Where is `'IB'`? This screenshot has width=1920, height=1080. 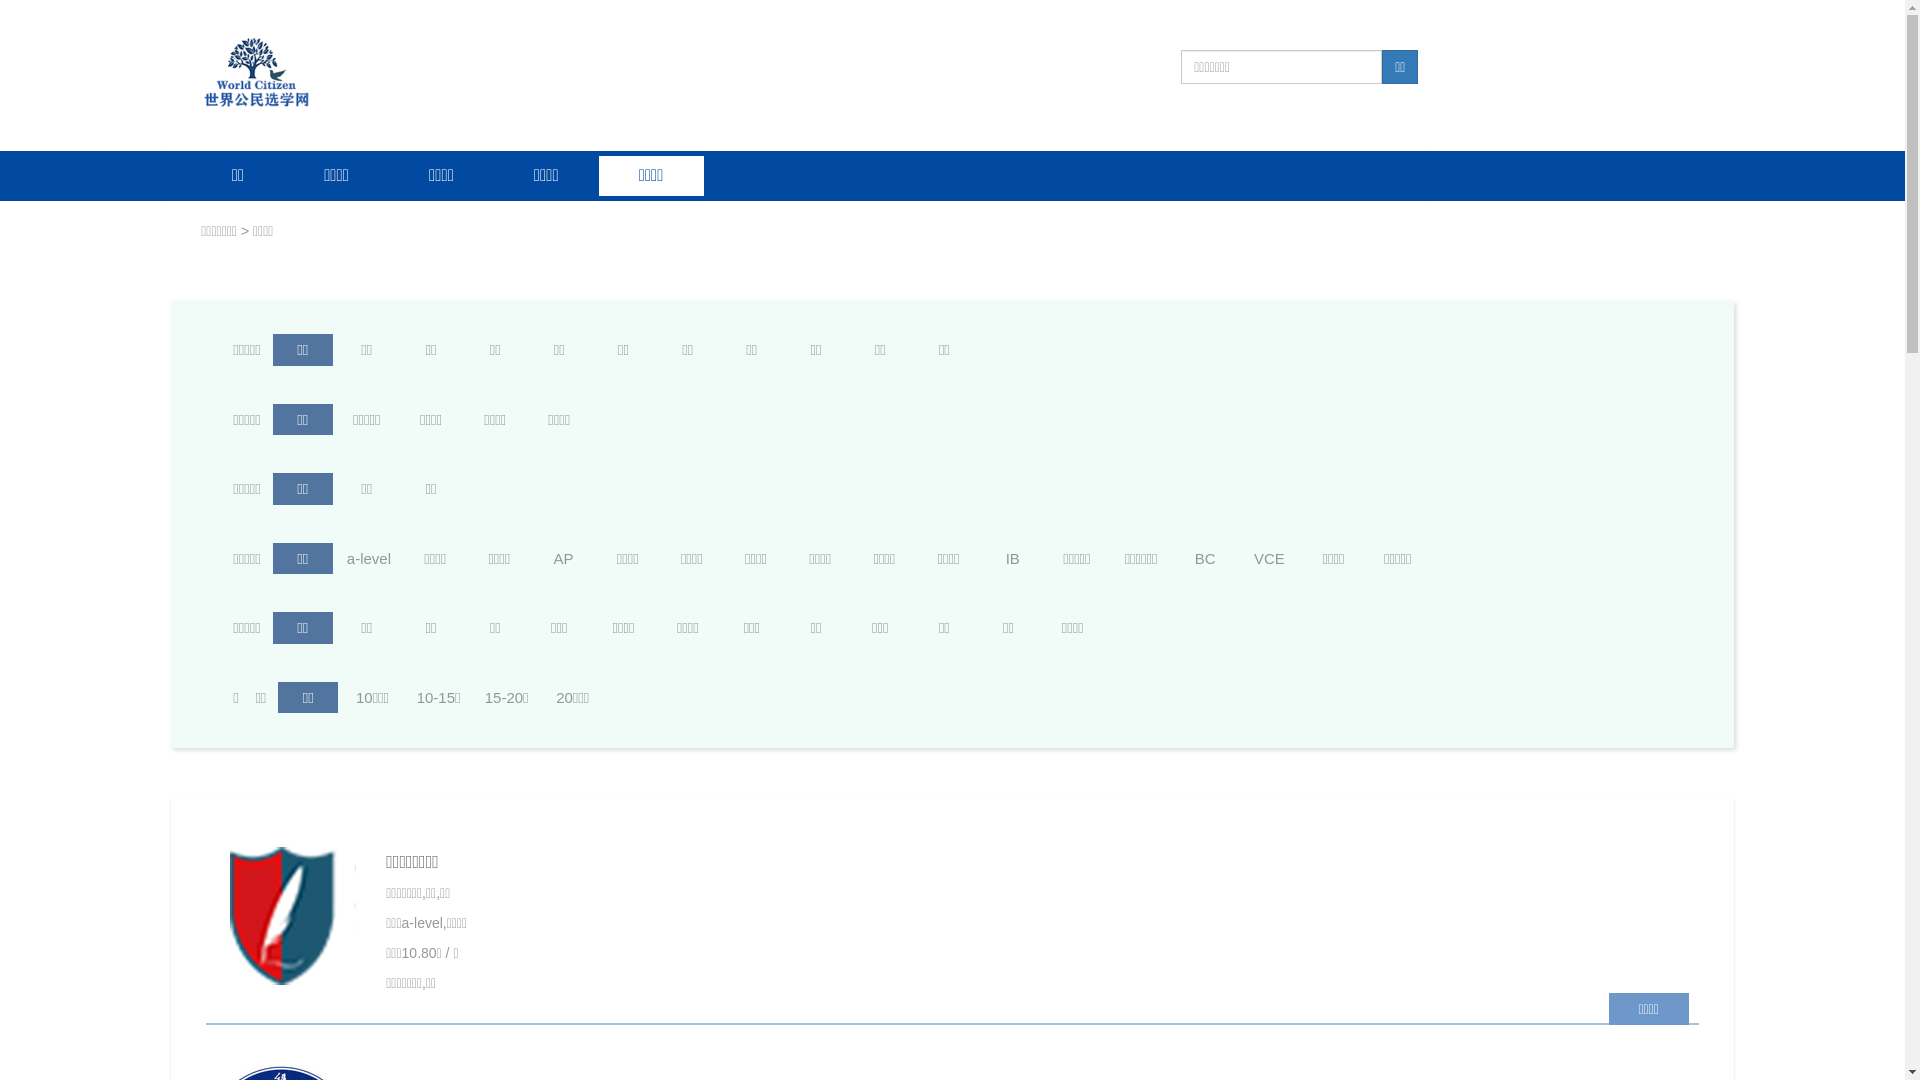
'IB' is located at coordinates (1012, 558).